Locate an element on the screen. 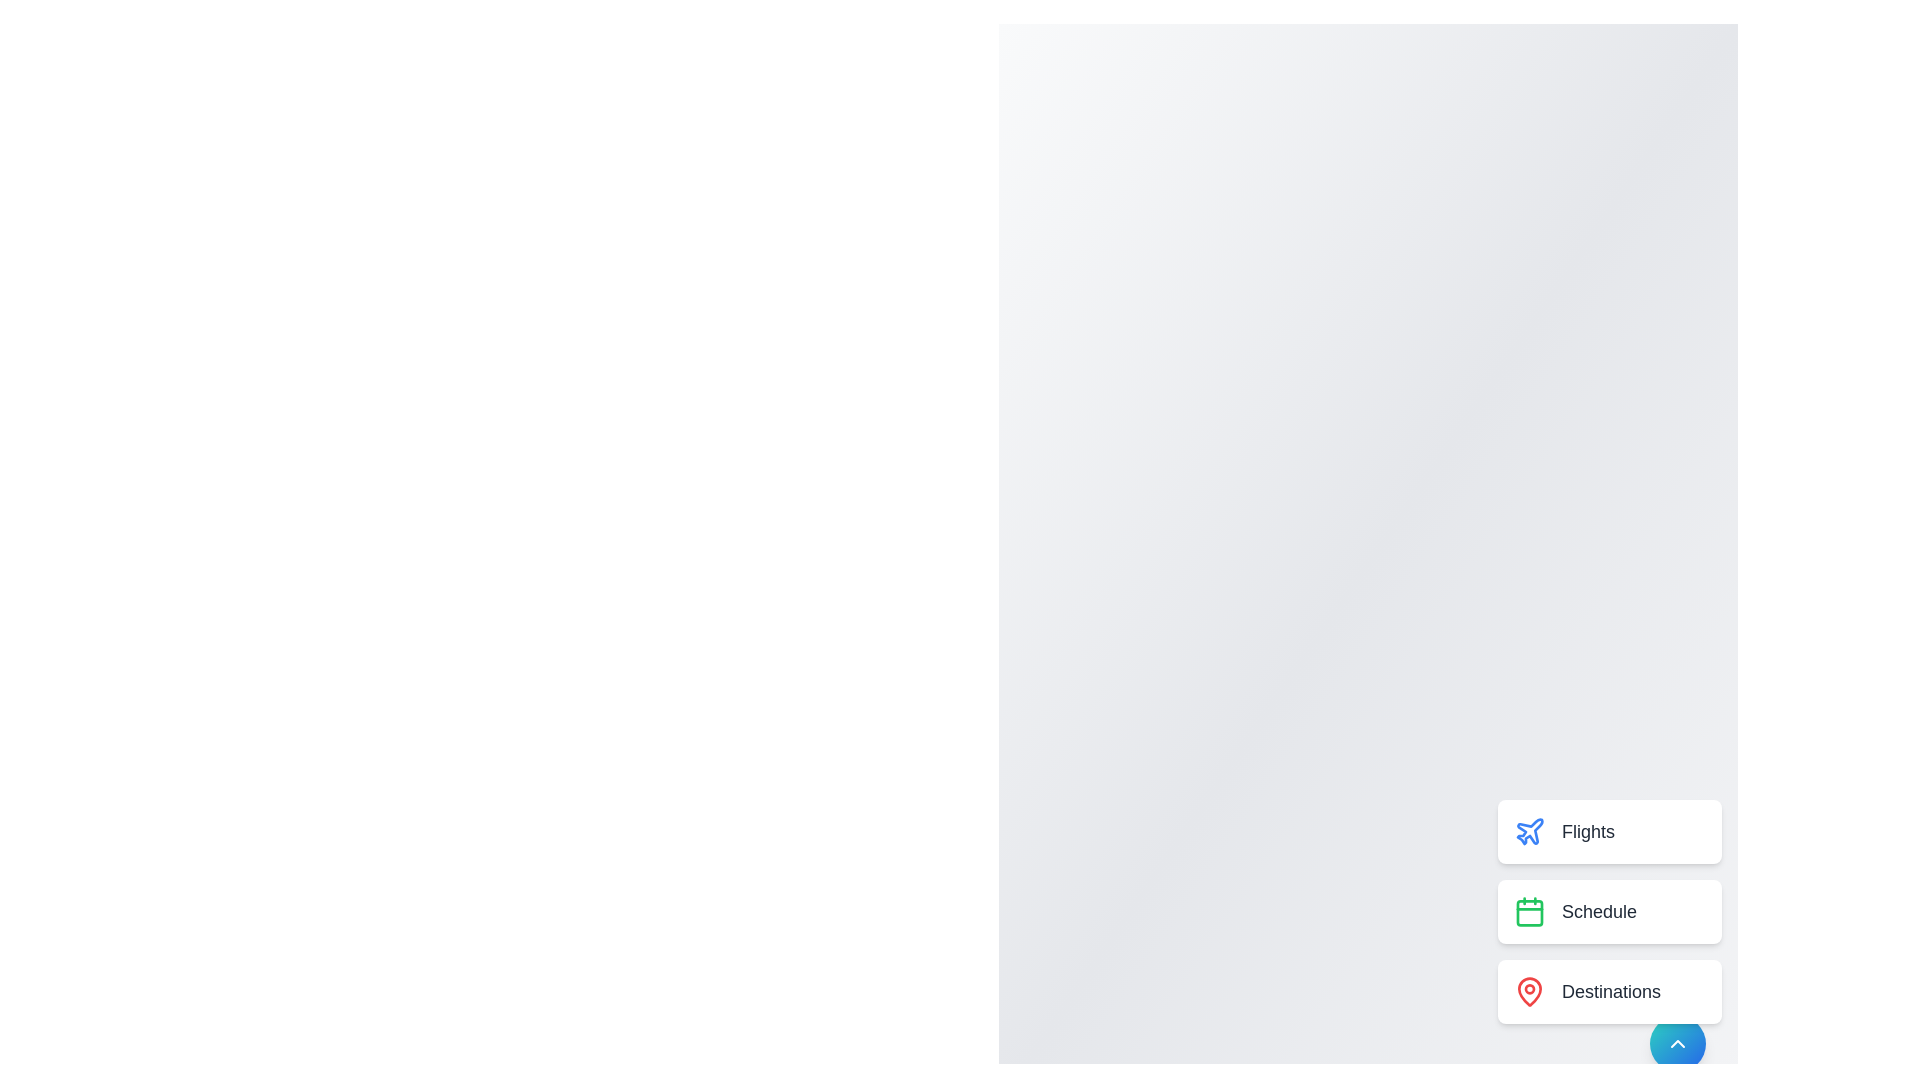 The image size is (1920, 1080). the 'Destinations' button in the menu is located at coordinates (1609, 991).